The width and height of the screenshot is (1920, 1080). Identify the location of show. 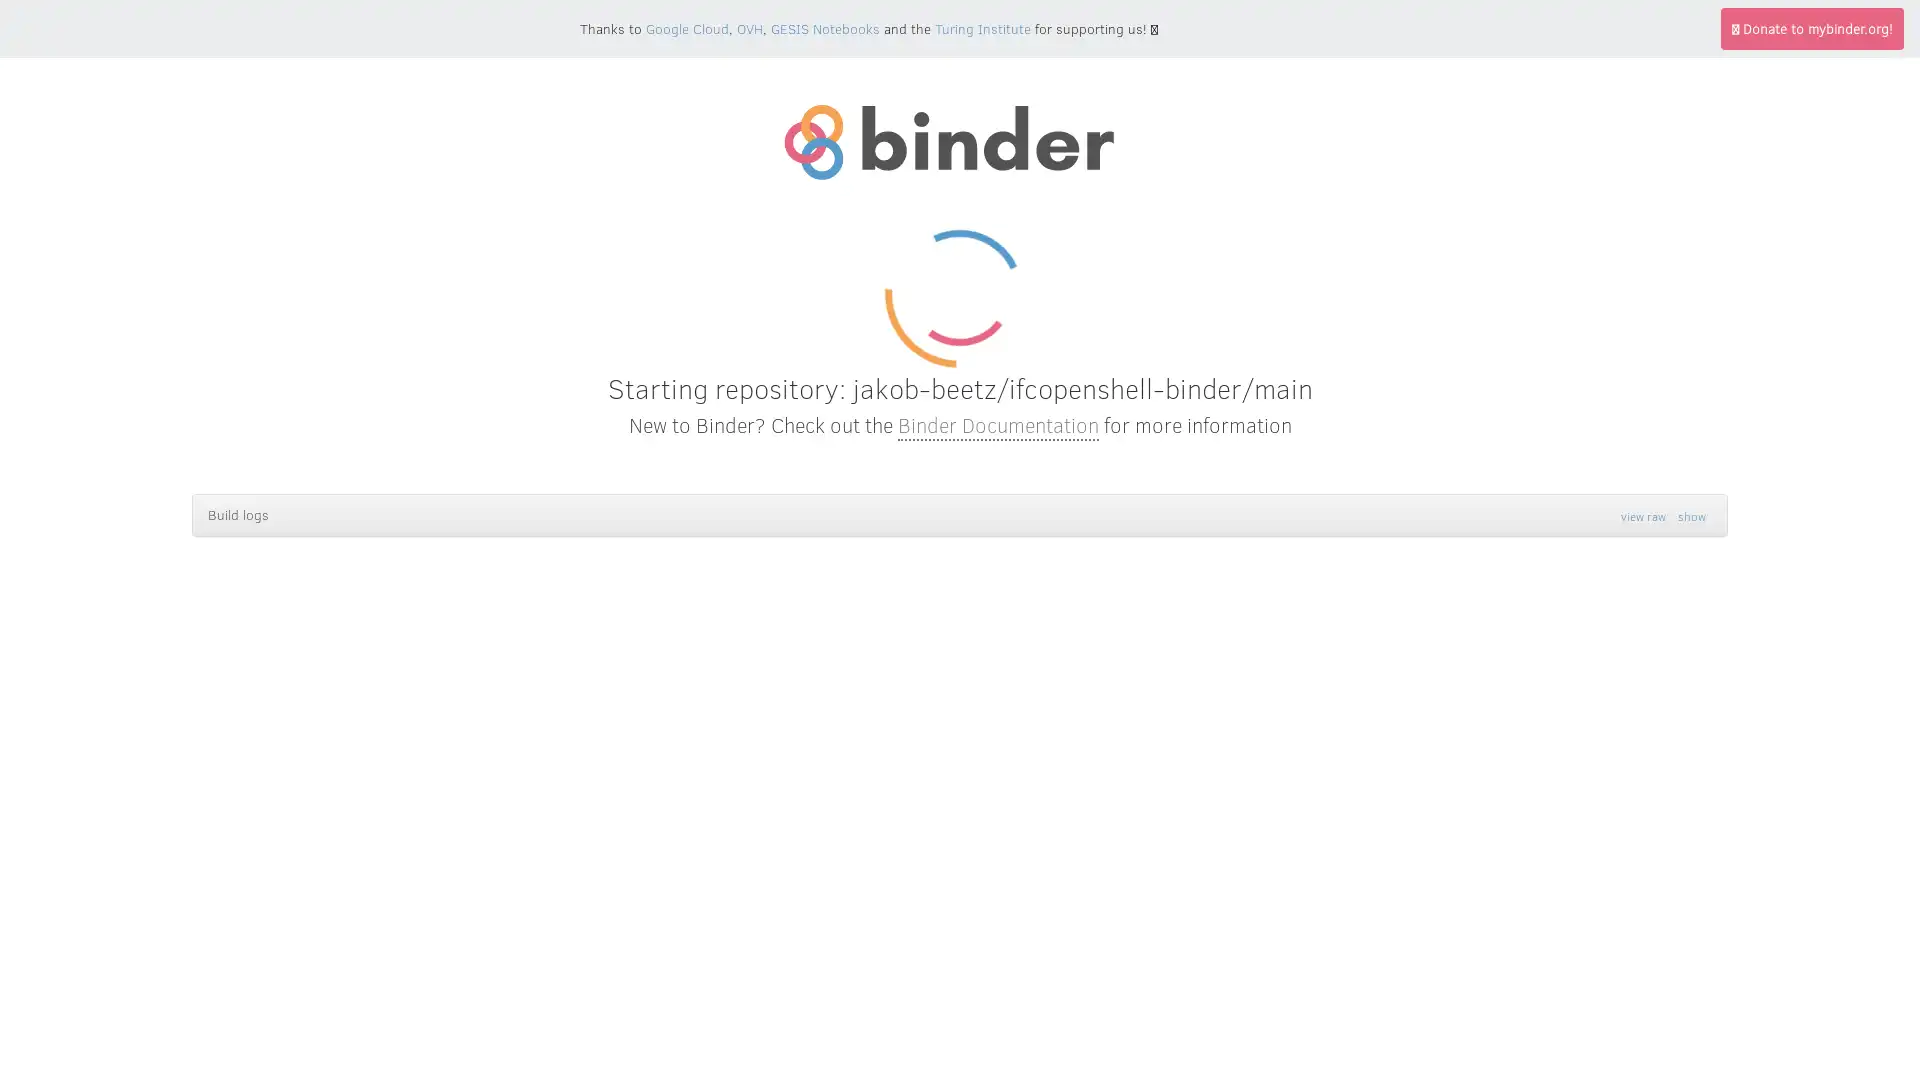
(1691, 515).